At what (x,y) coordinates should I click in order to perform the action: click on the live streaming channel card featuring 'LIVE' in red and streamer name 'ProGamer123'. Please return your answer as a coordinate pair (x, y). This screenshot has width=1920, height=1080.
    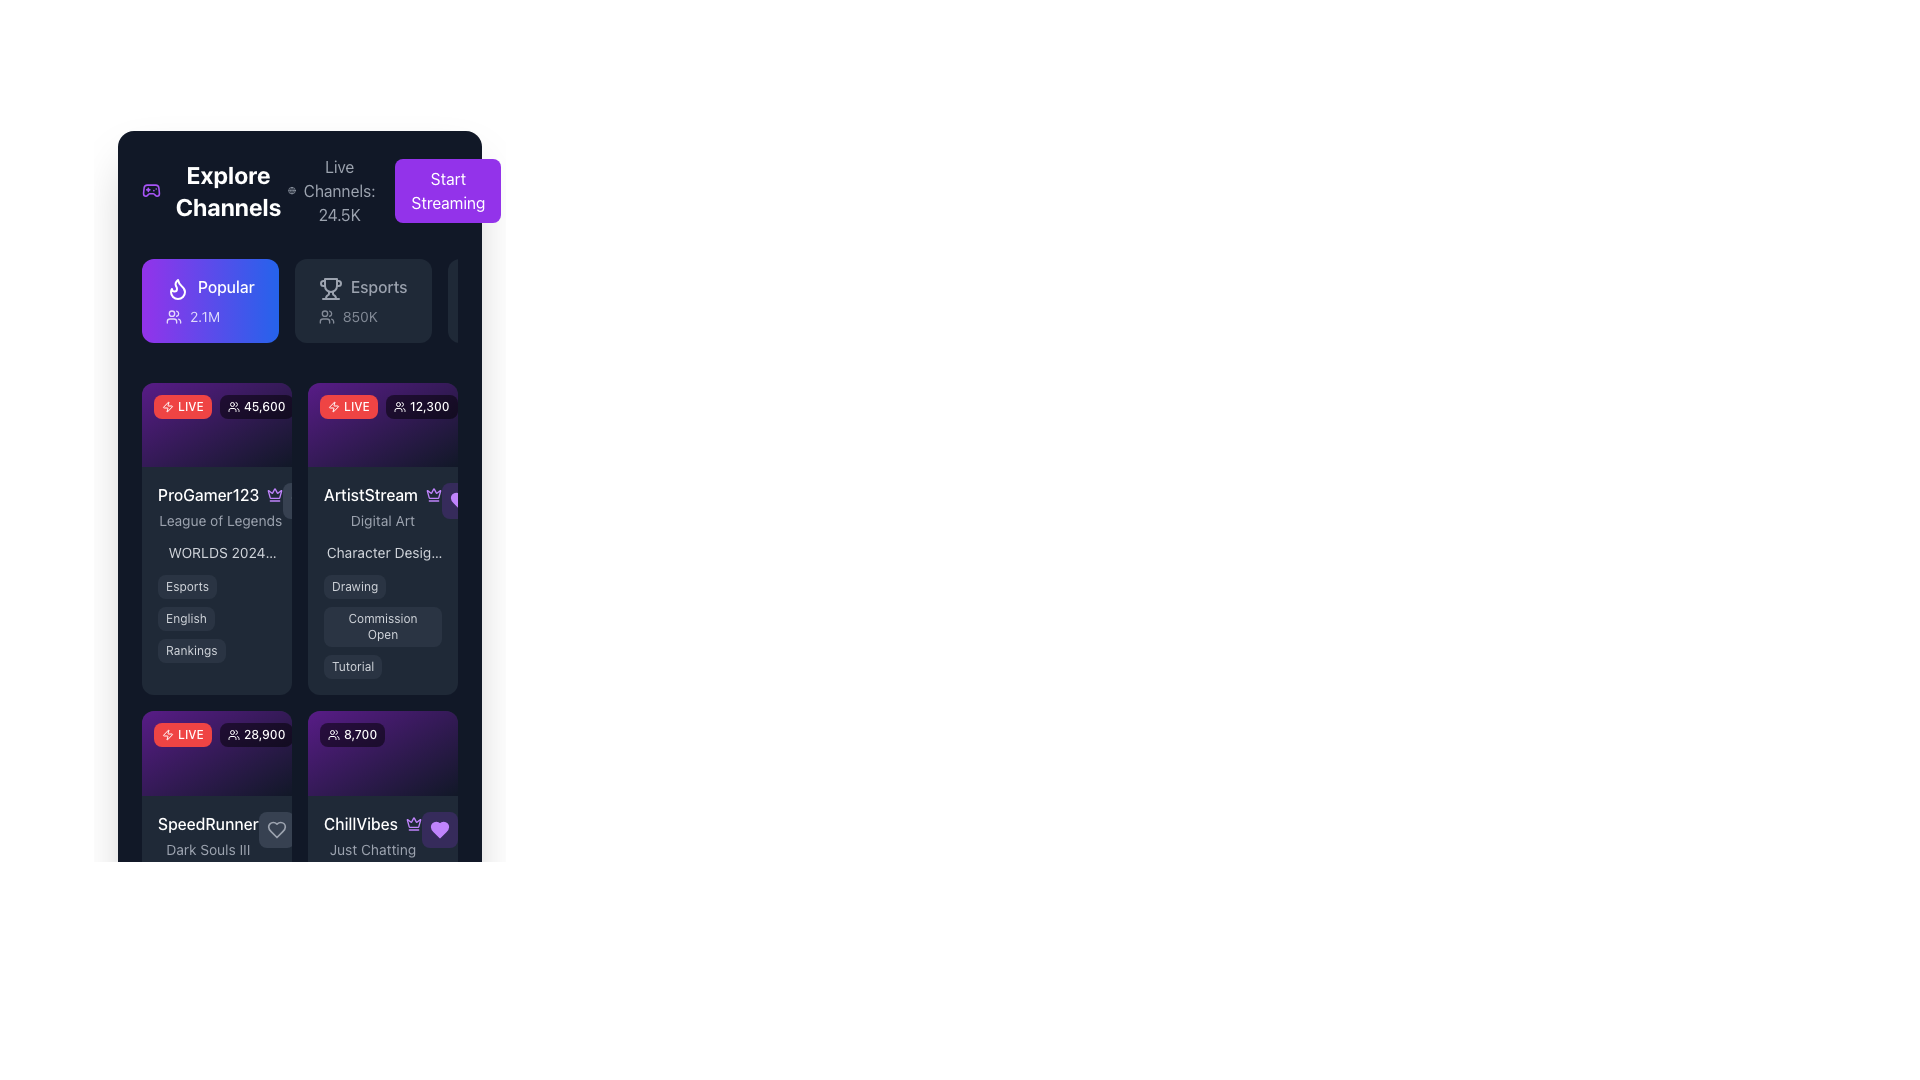
    Looking at the image, I should click on (216, 538).